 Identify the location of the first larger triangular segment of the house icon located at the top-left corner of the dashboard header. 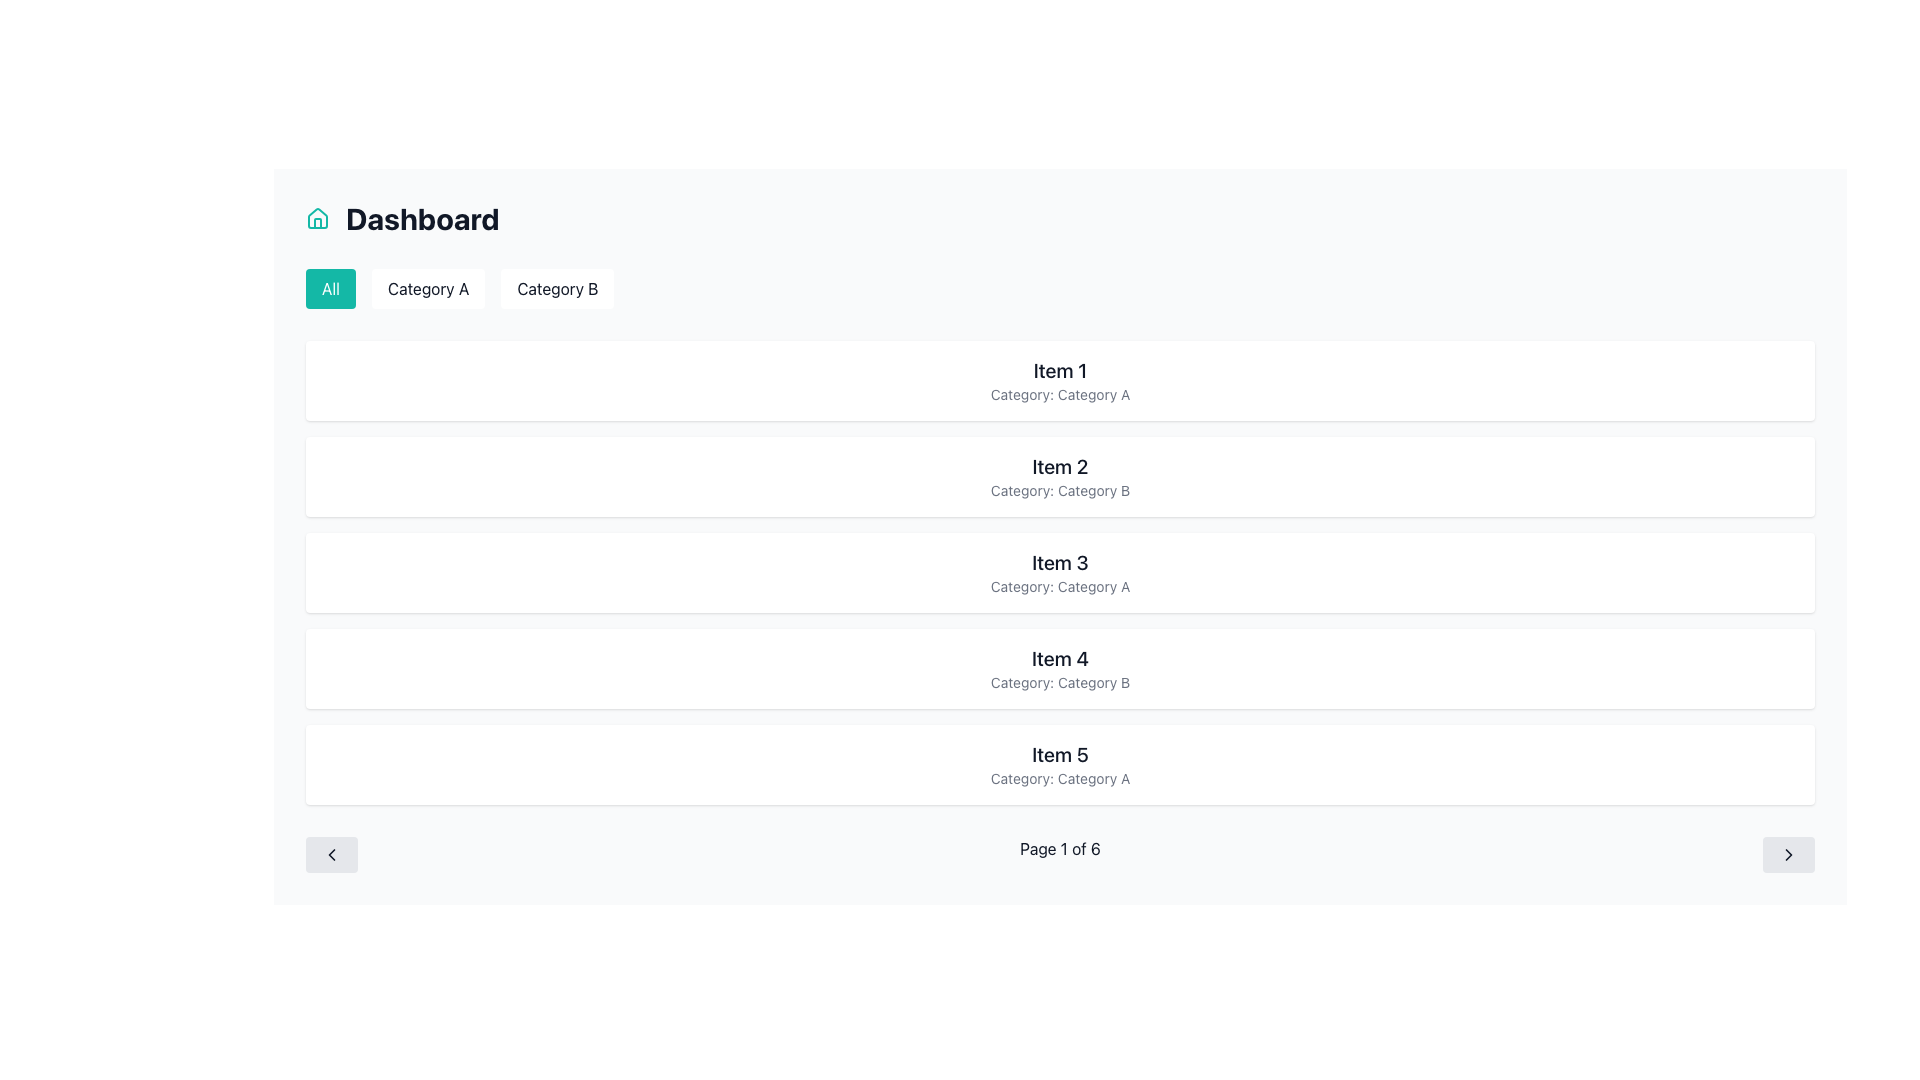
(316, 218).